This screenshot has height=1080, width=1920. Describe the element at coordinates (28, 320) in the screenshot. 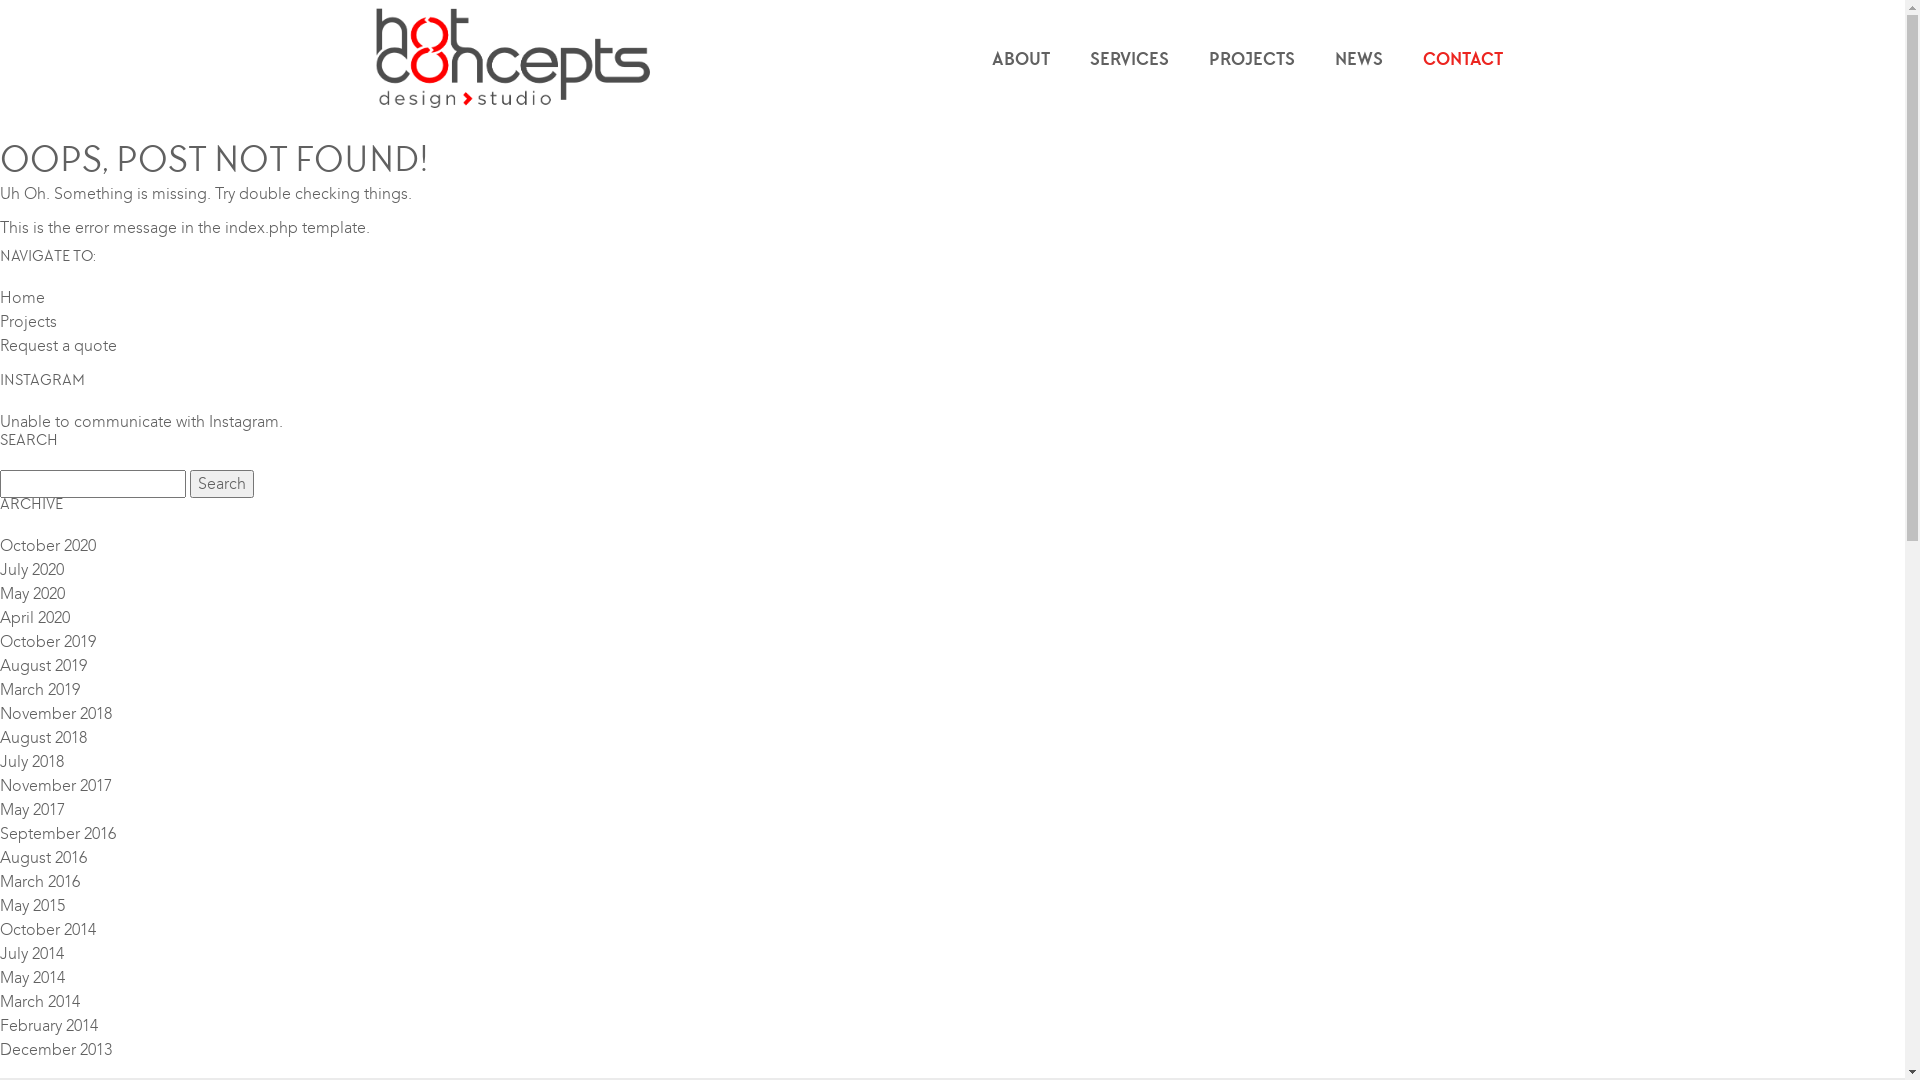

I see `'Projects'` at that location.